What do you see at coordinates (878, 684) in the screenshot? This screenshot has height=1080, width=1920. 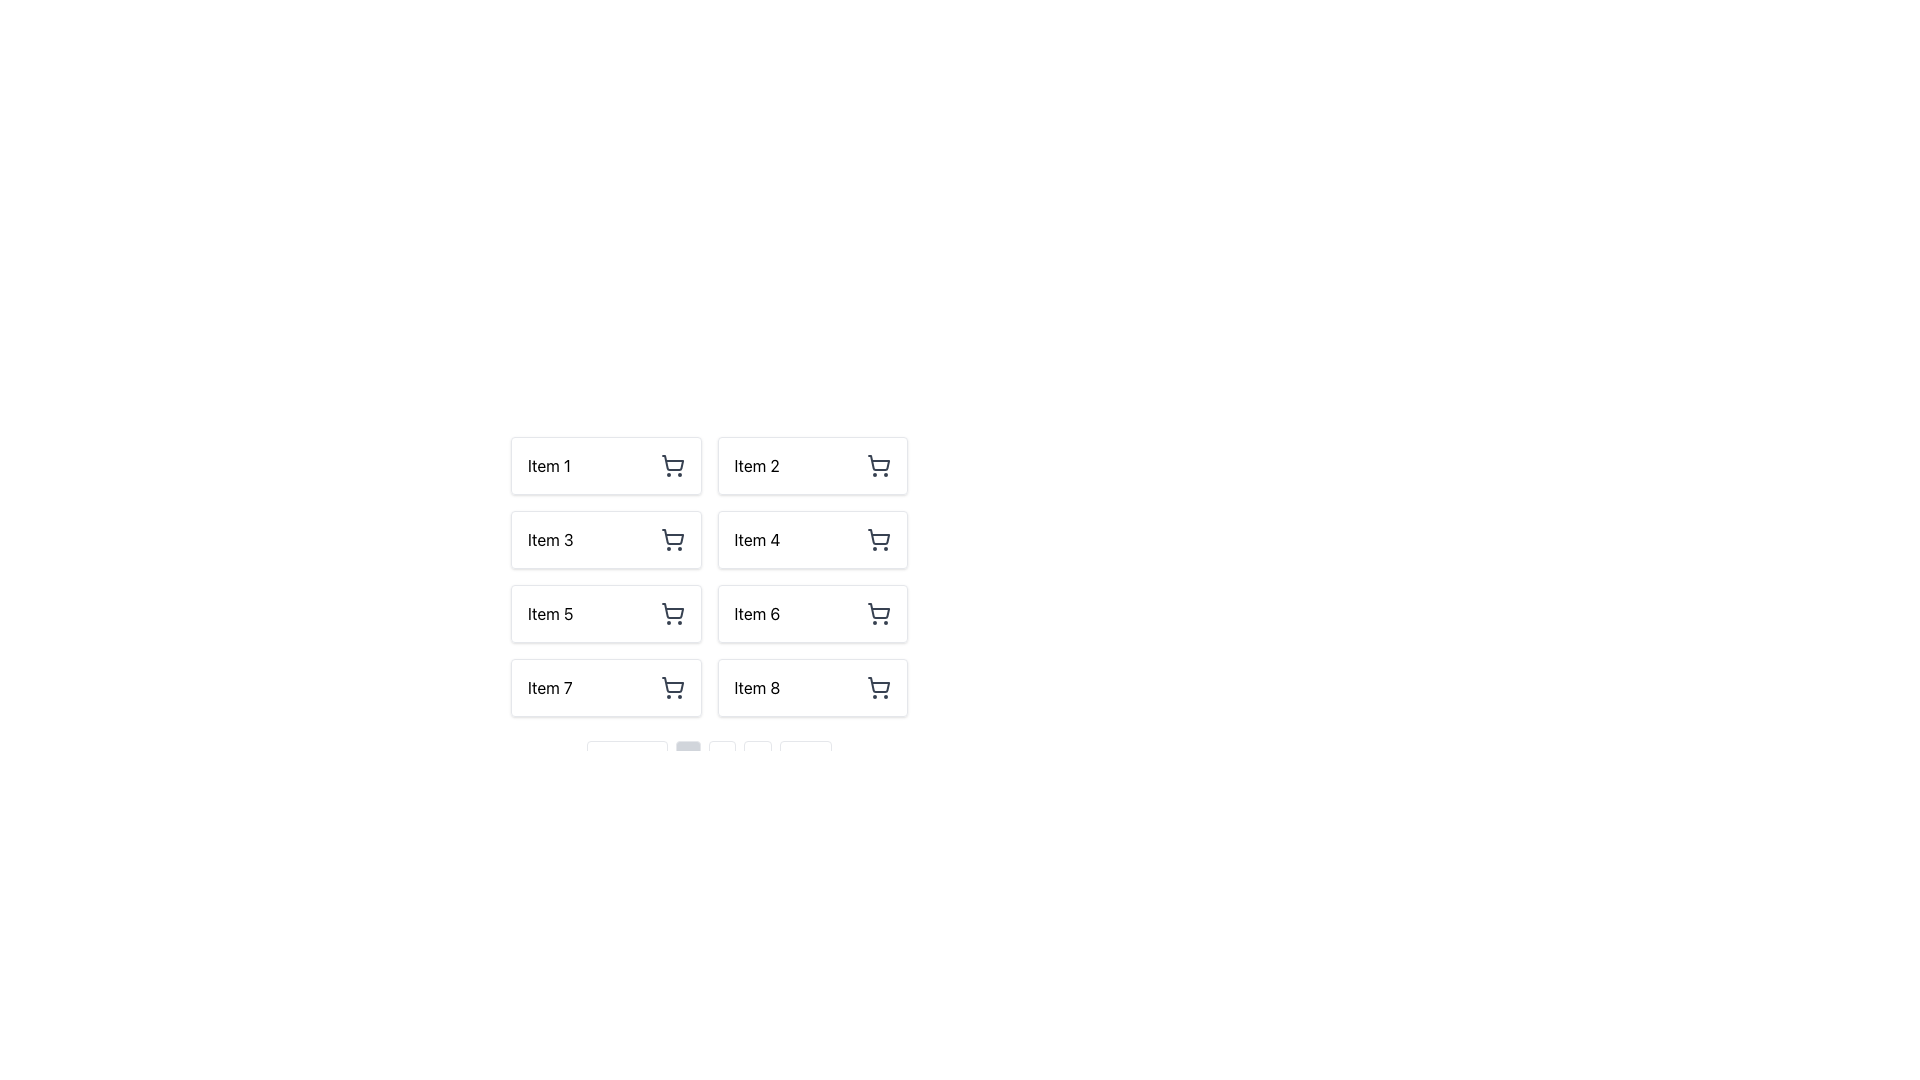 I see `the shopping cart icon located in the last cell of the second column` at bounding box center [878, 684].